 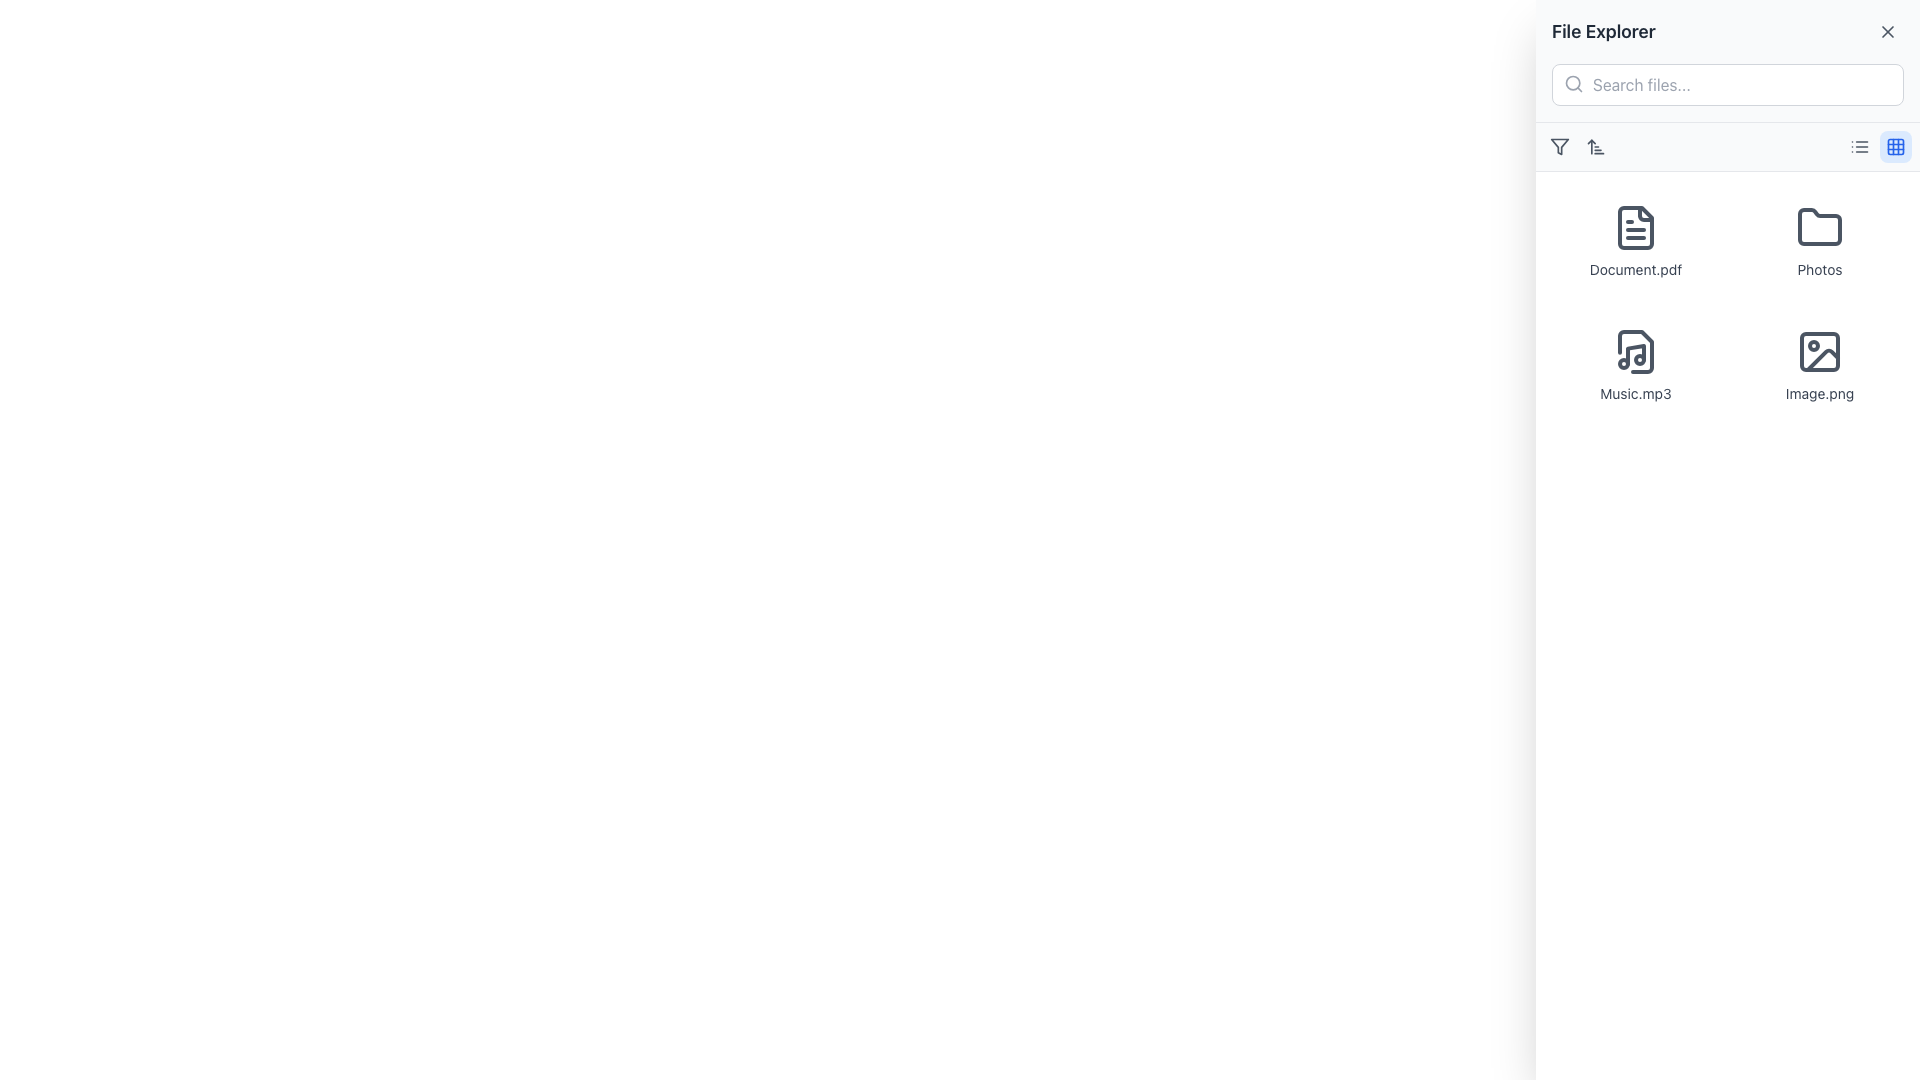 I want to click on the PDF file icon located in the file explorer grid above the label 'Document.pdf', so click(x=1636, y=226).